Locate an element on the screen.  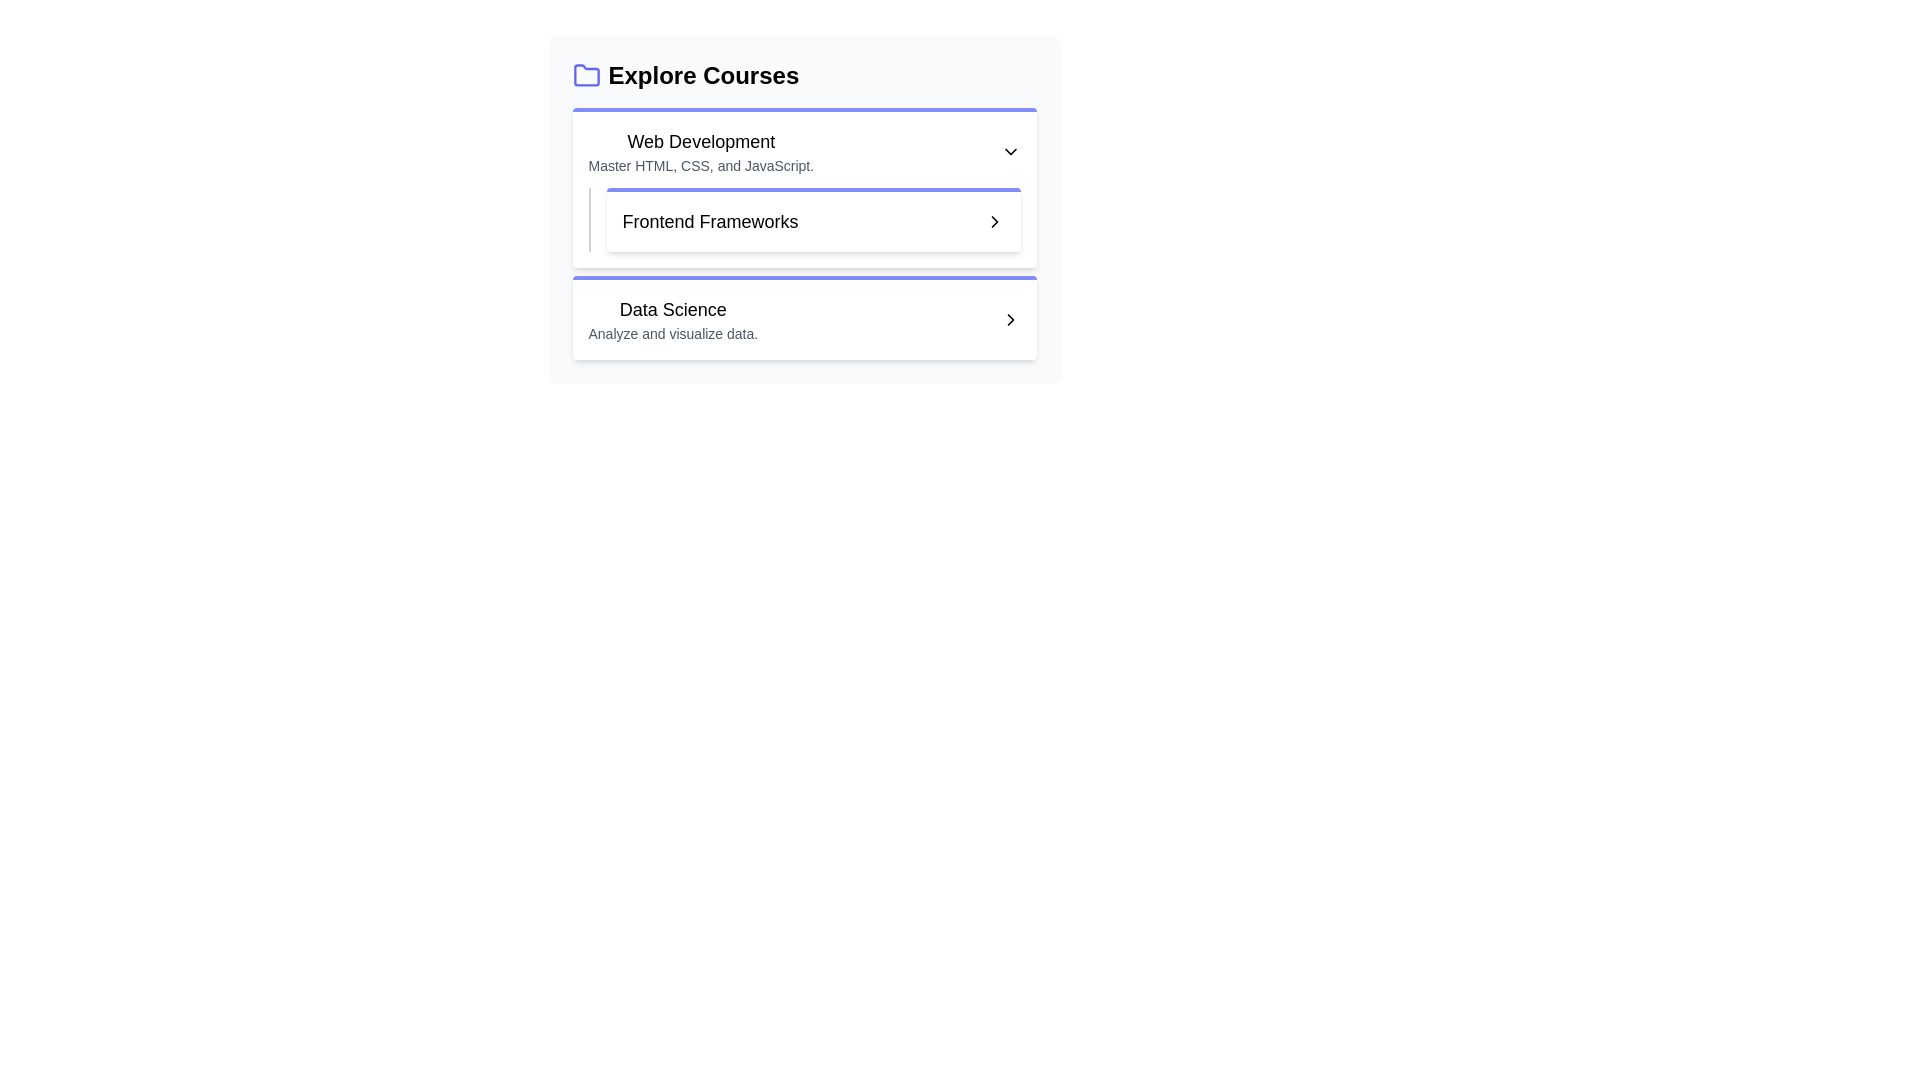
the 'Frontend Frameworks' button located beneath the 'Web Development' section in the vertical stack of selectable items is located at coordinates (804, 233).